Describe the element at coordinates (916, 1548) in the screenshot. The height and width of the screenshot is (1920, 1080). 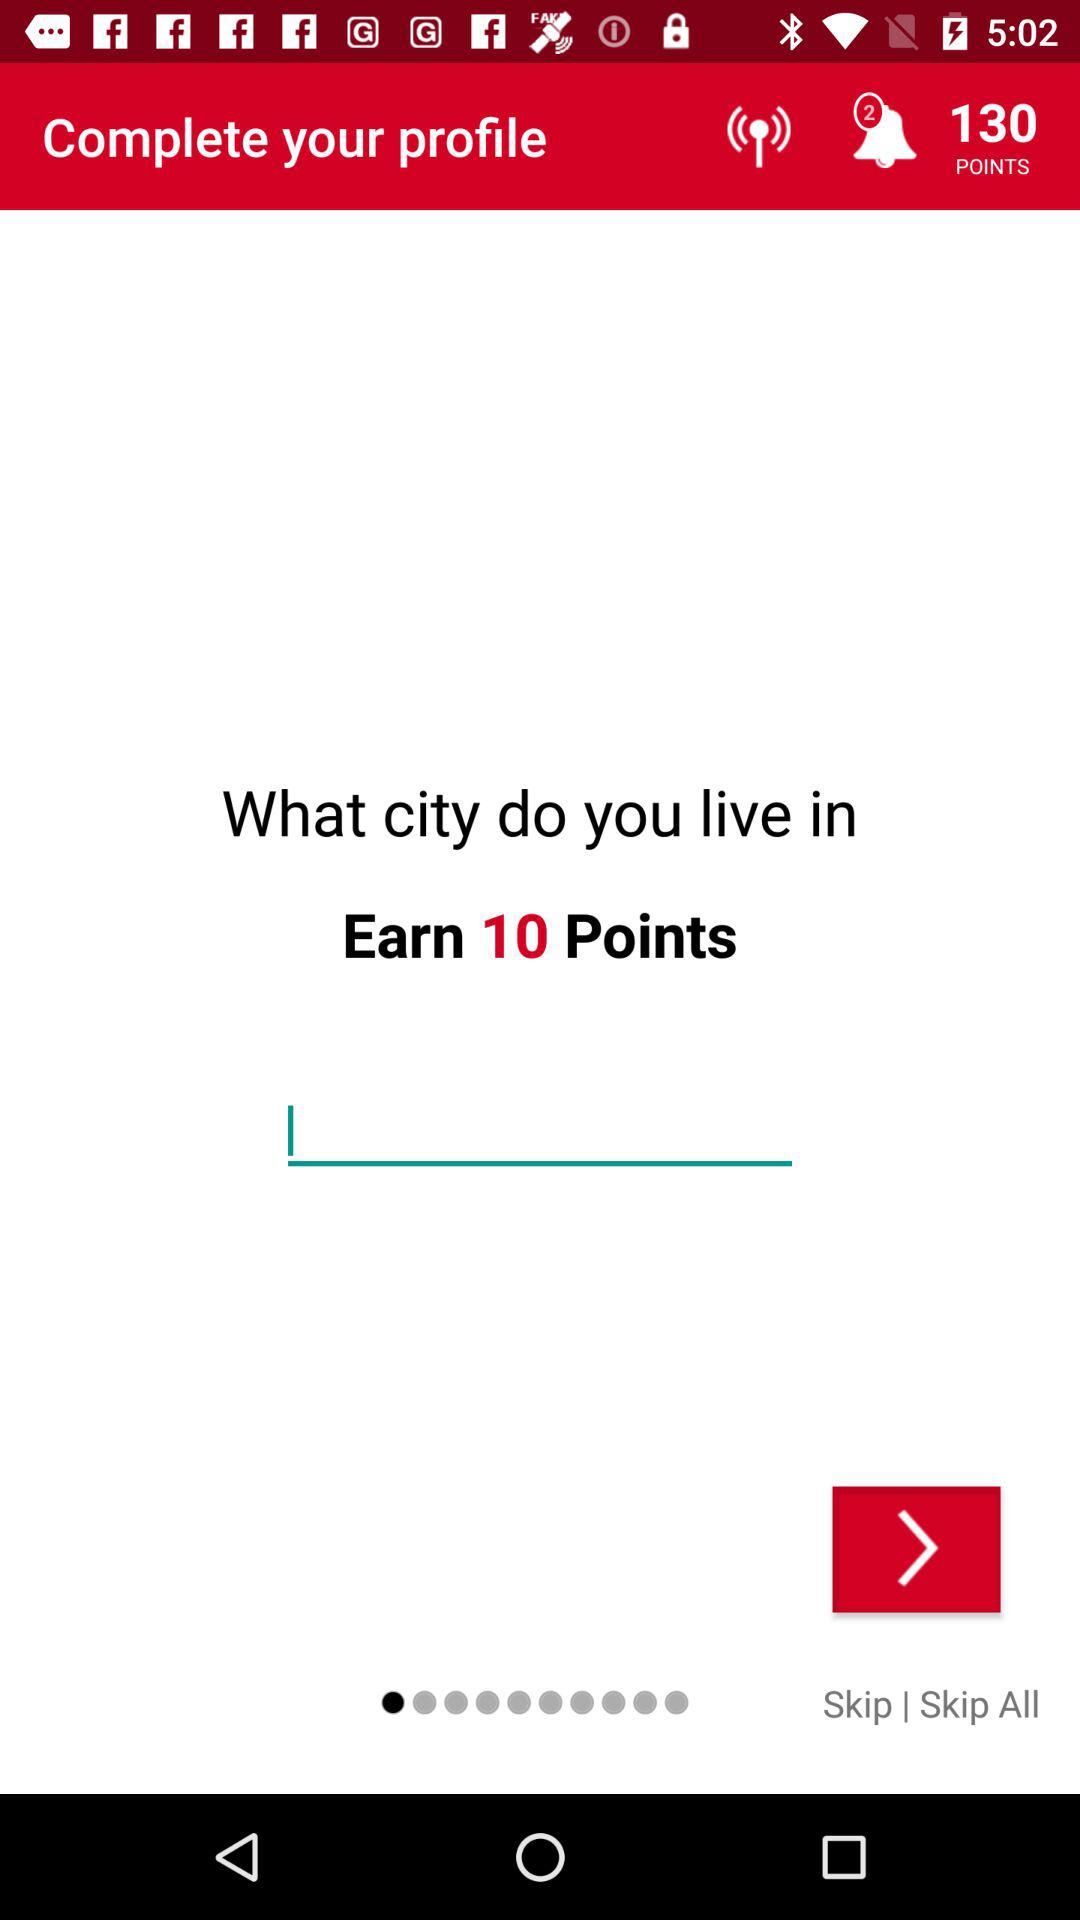
I see `next question` at that location.